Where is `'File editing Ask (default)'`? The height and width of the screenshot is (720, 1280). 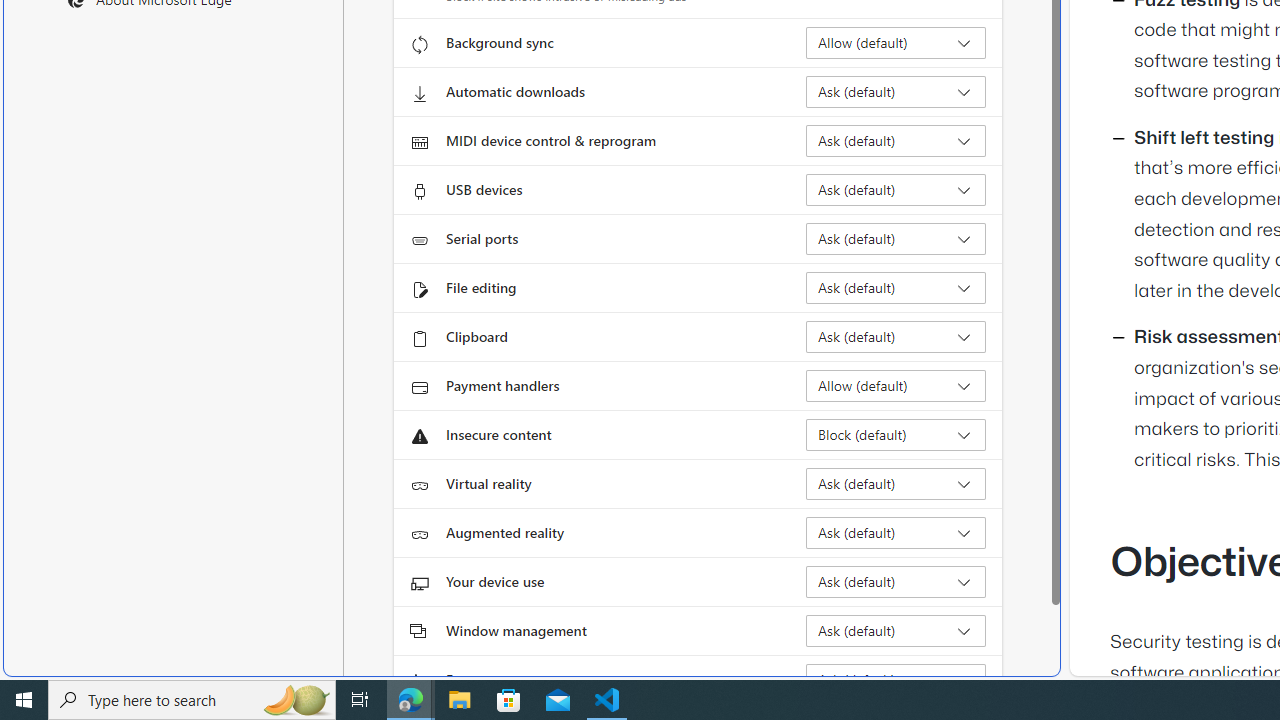 'File editing Ask (default)' is located at coordinates (895, 288).